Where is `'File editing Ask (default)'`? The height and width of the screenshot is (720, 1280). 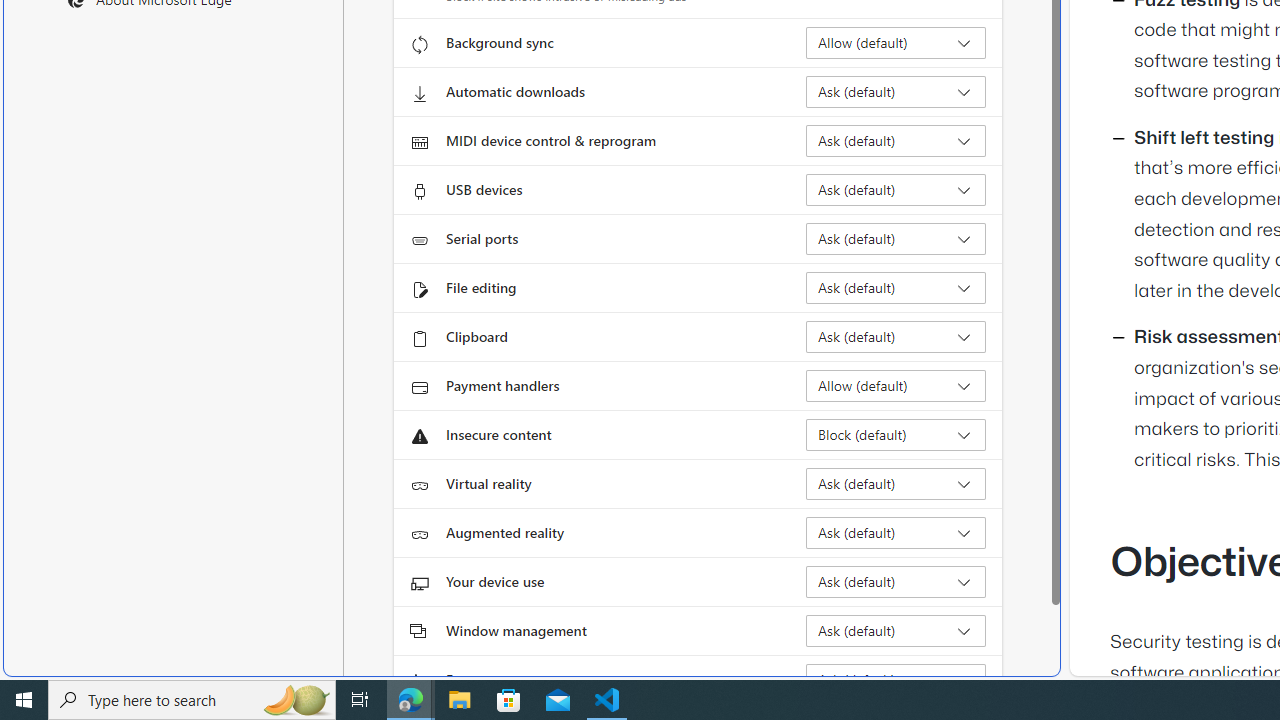 'File editing Ask (default)' is located at coordinates (895, 288).